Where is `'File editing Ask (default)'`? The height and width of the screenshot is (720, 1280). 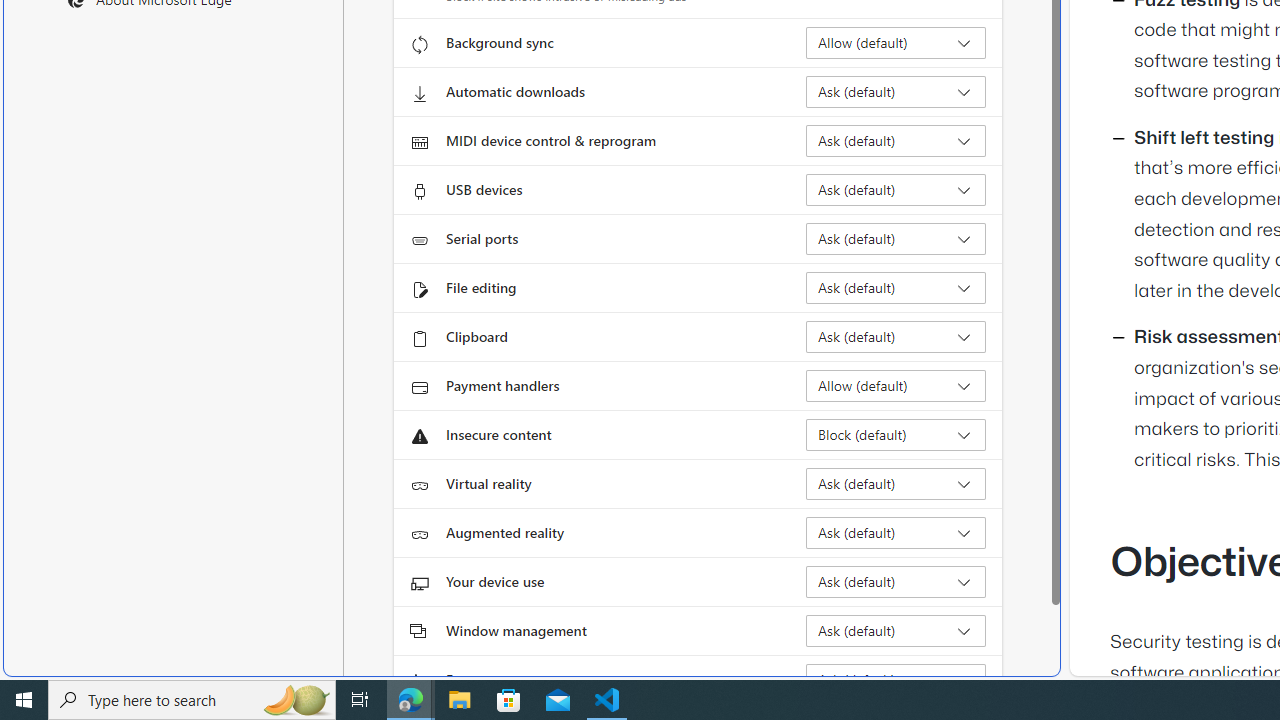 'File editing Ask (default)' is located at coordinates (895, 288).